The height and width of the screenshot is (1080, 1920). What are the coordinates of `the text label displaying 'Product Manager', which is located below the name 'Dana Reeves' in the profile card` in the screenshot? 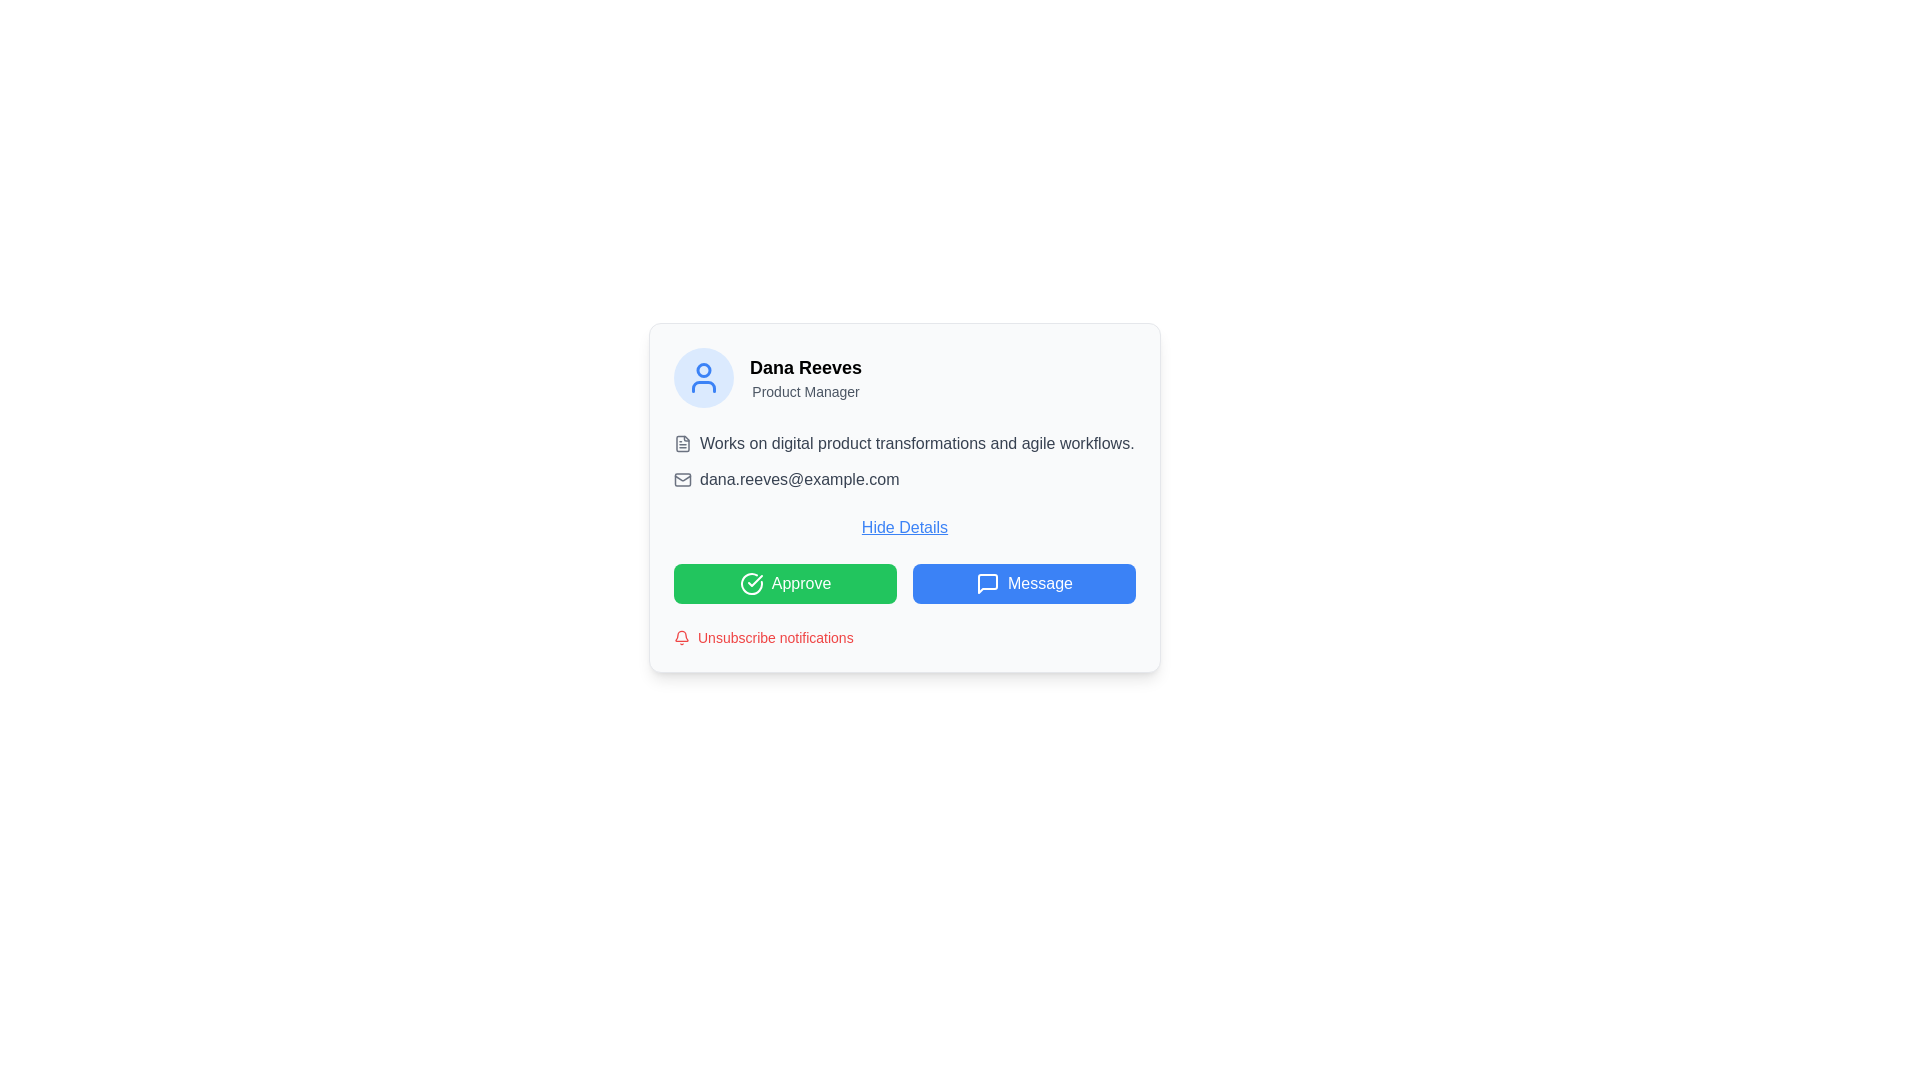 It's located at (806, 392).